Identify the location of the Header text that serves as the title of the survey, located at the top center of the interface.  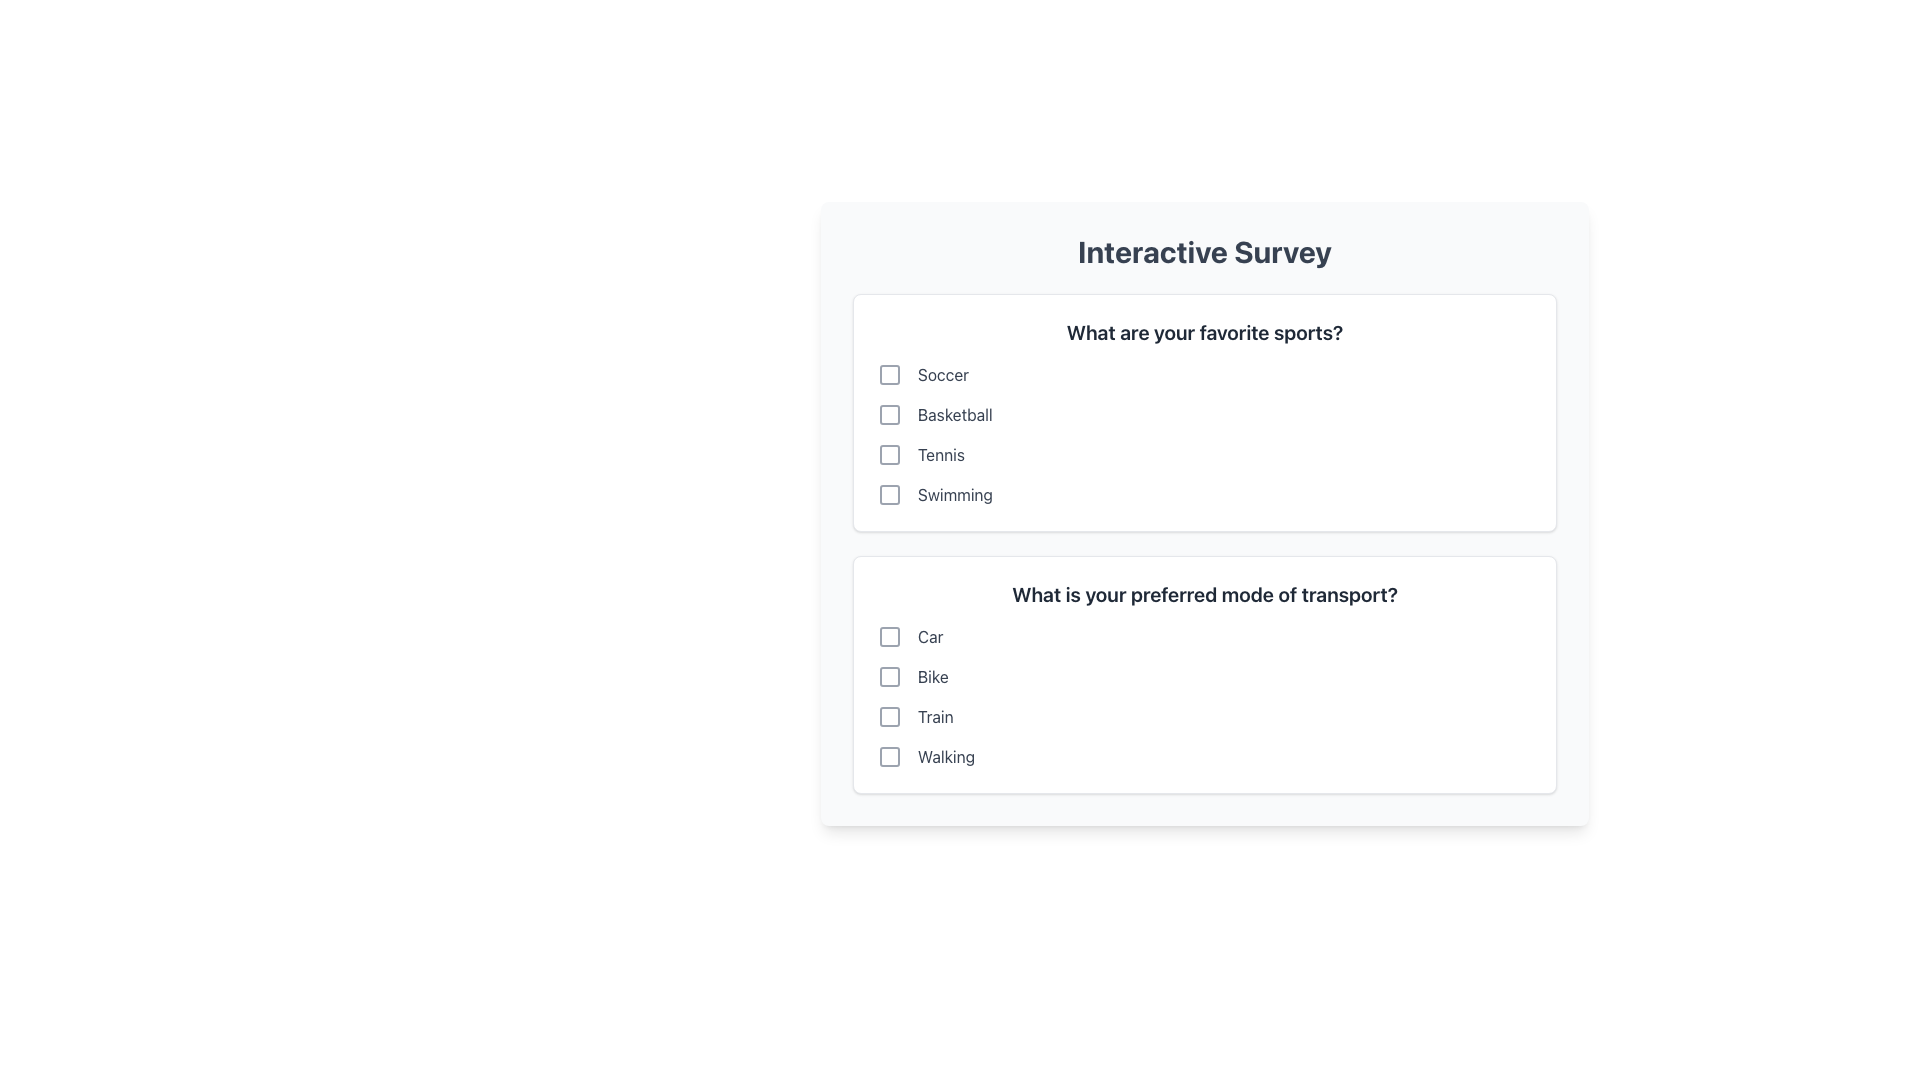
(1203, 250).